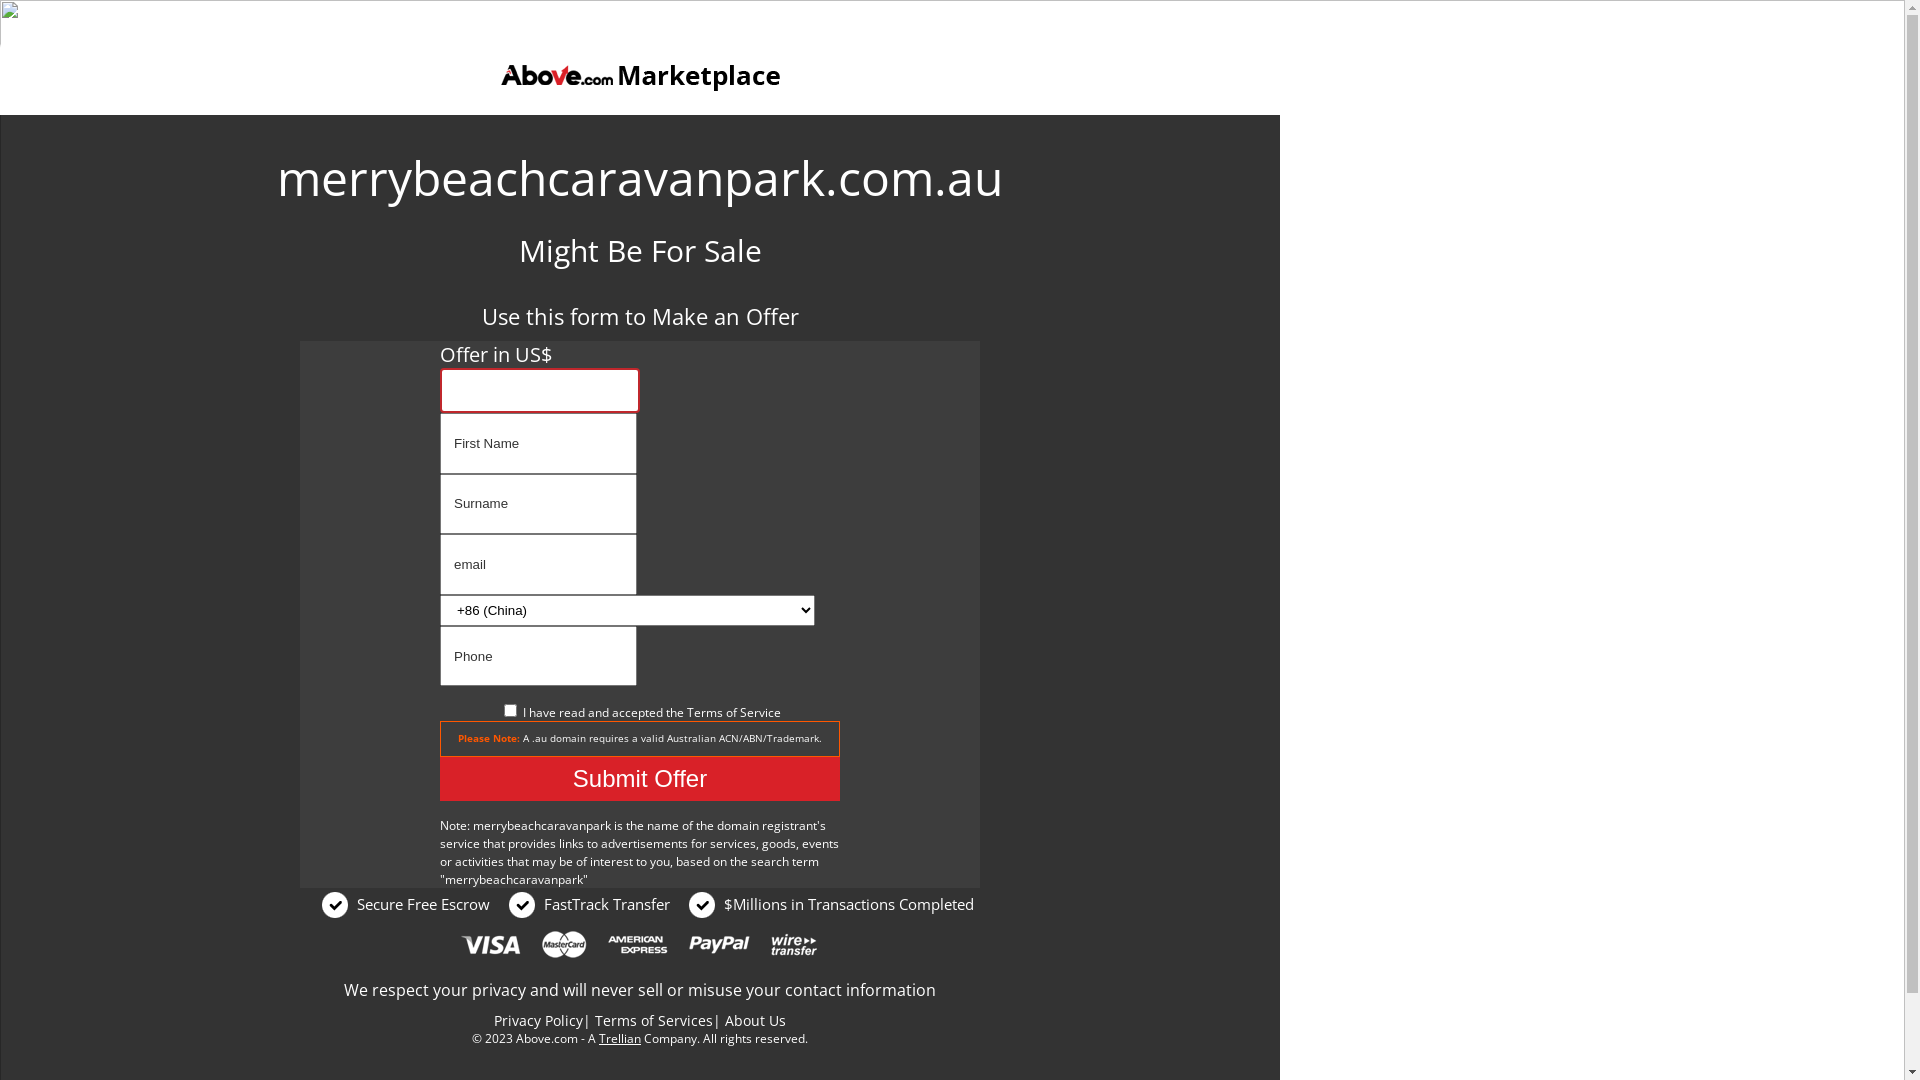  I want to click on 'Submit Offer', so click(638, 778).